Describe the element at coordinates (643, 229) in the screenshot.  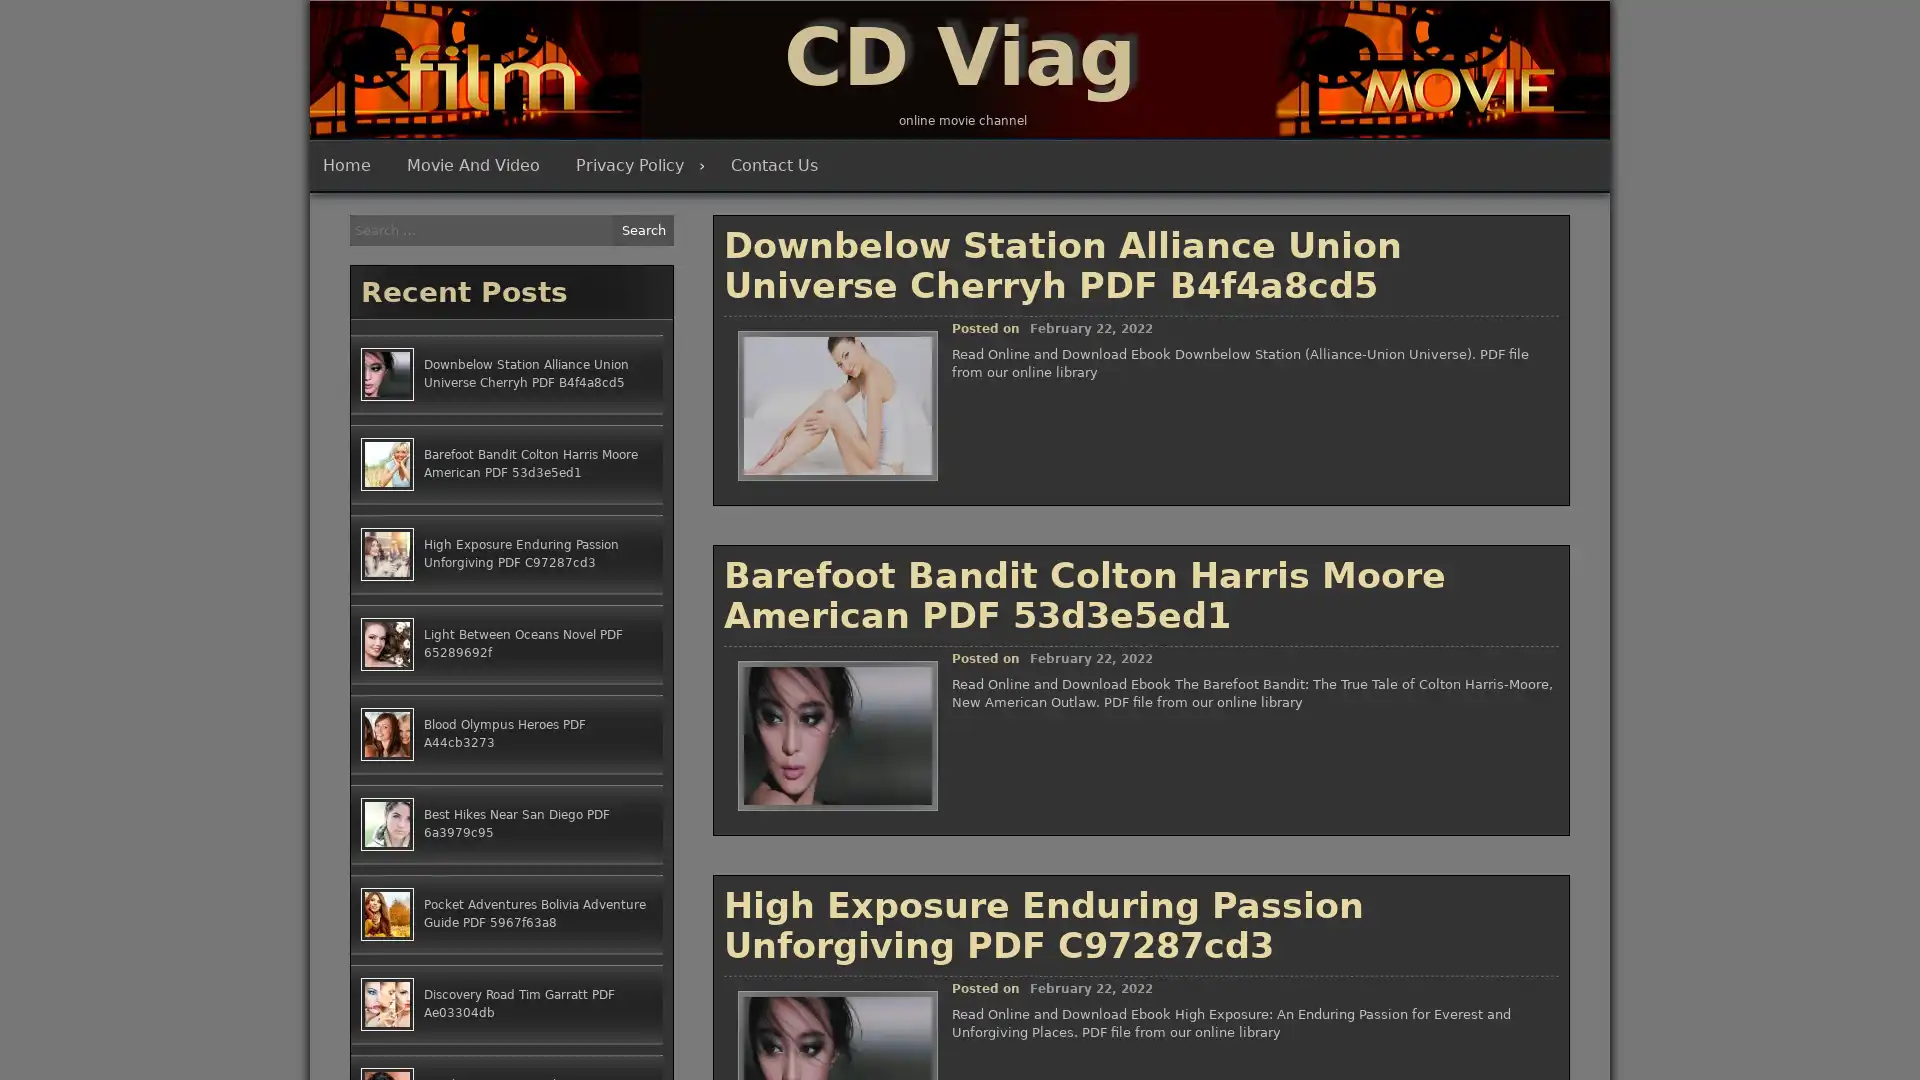
I see `Search` at that location.